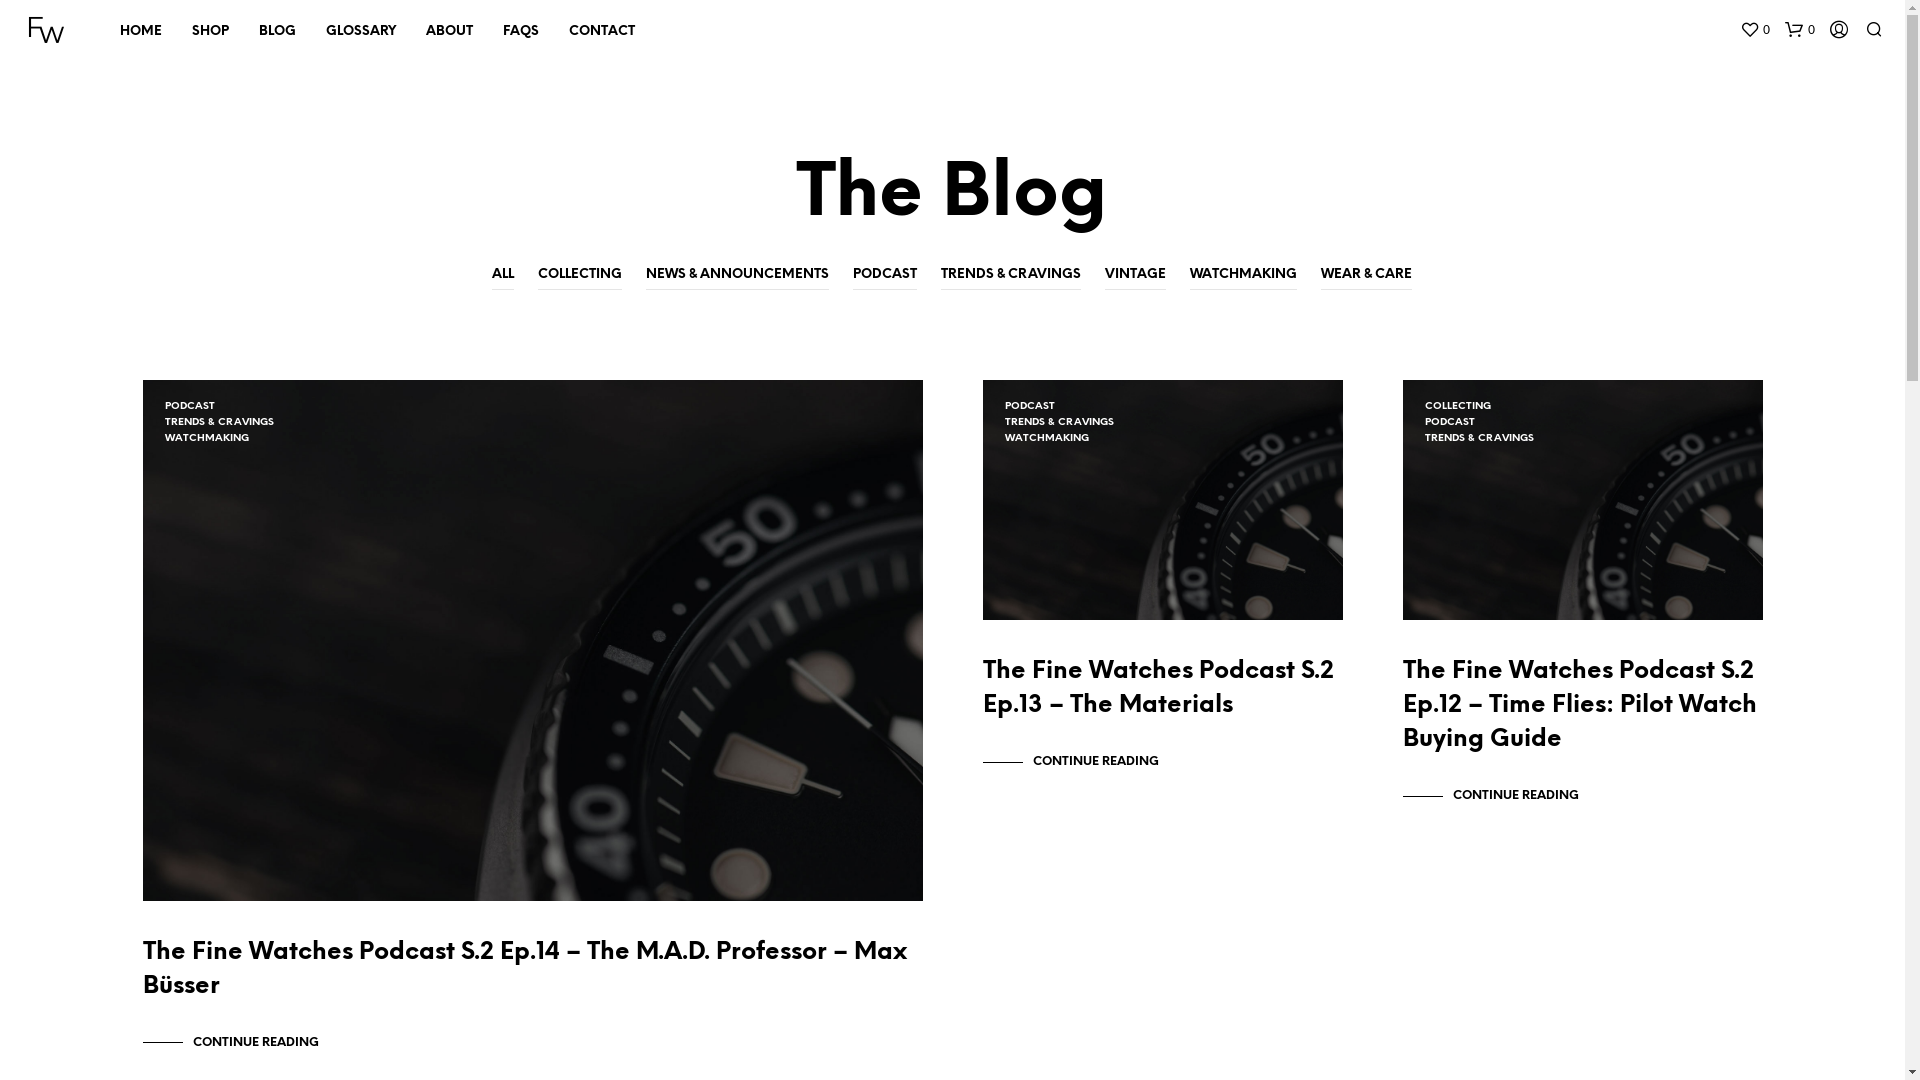 This screenshot has height=1080, width=1920. I want to click on 'VINTAGE', so click(1135, 275).